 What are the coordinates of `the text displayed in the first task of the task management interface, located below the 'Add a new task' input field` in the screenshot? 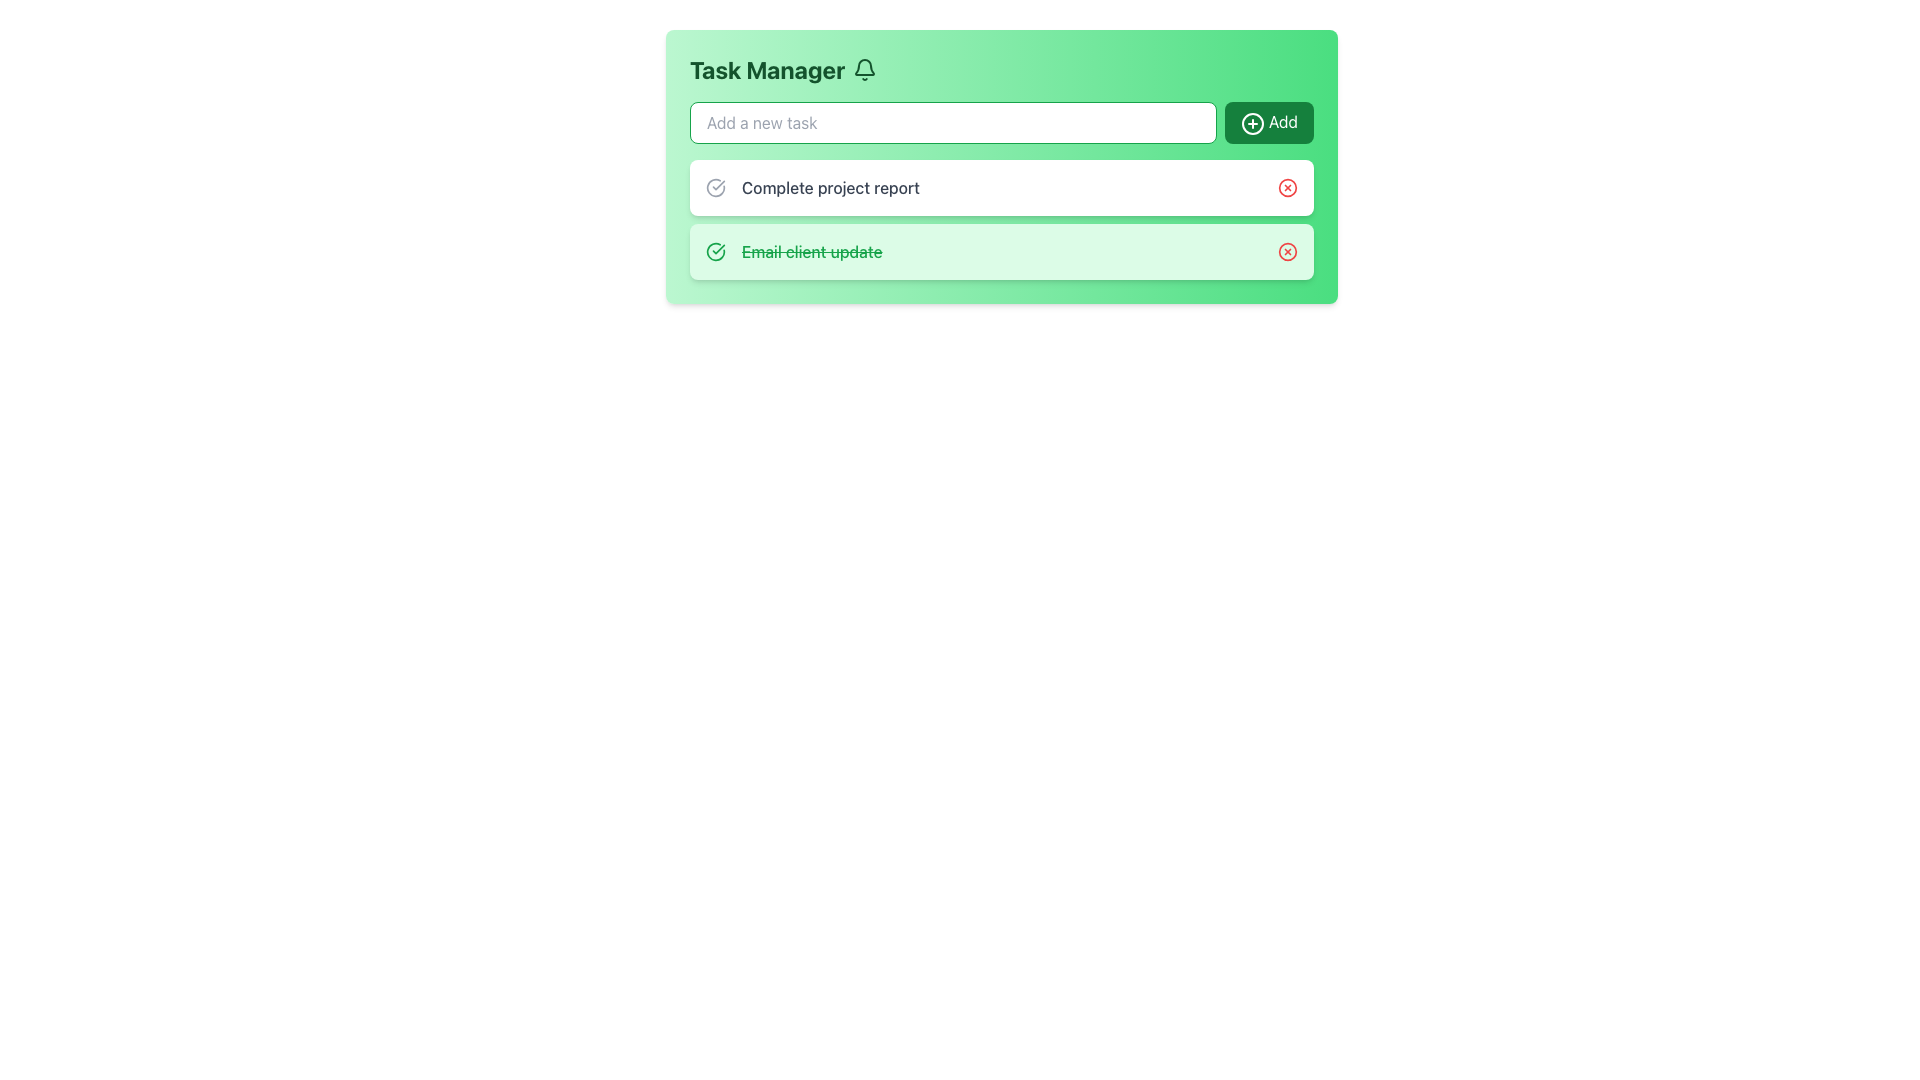 It's located at (812, 188).